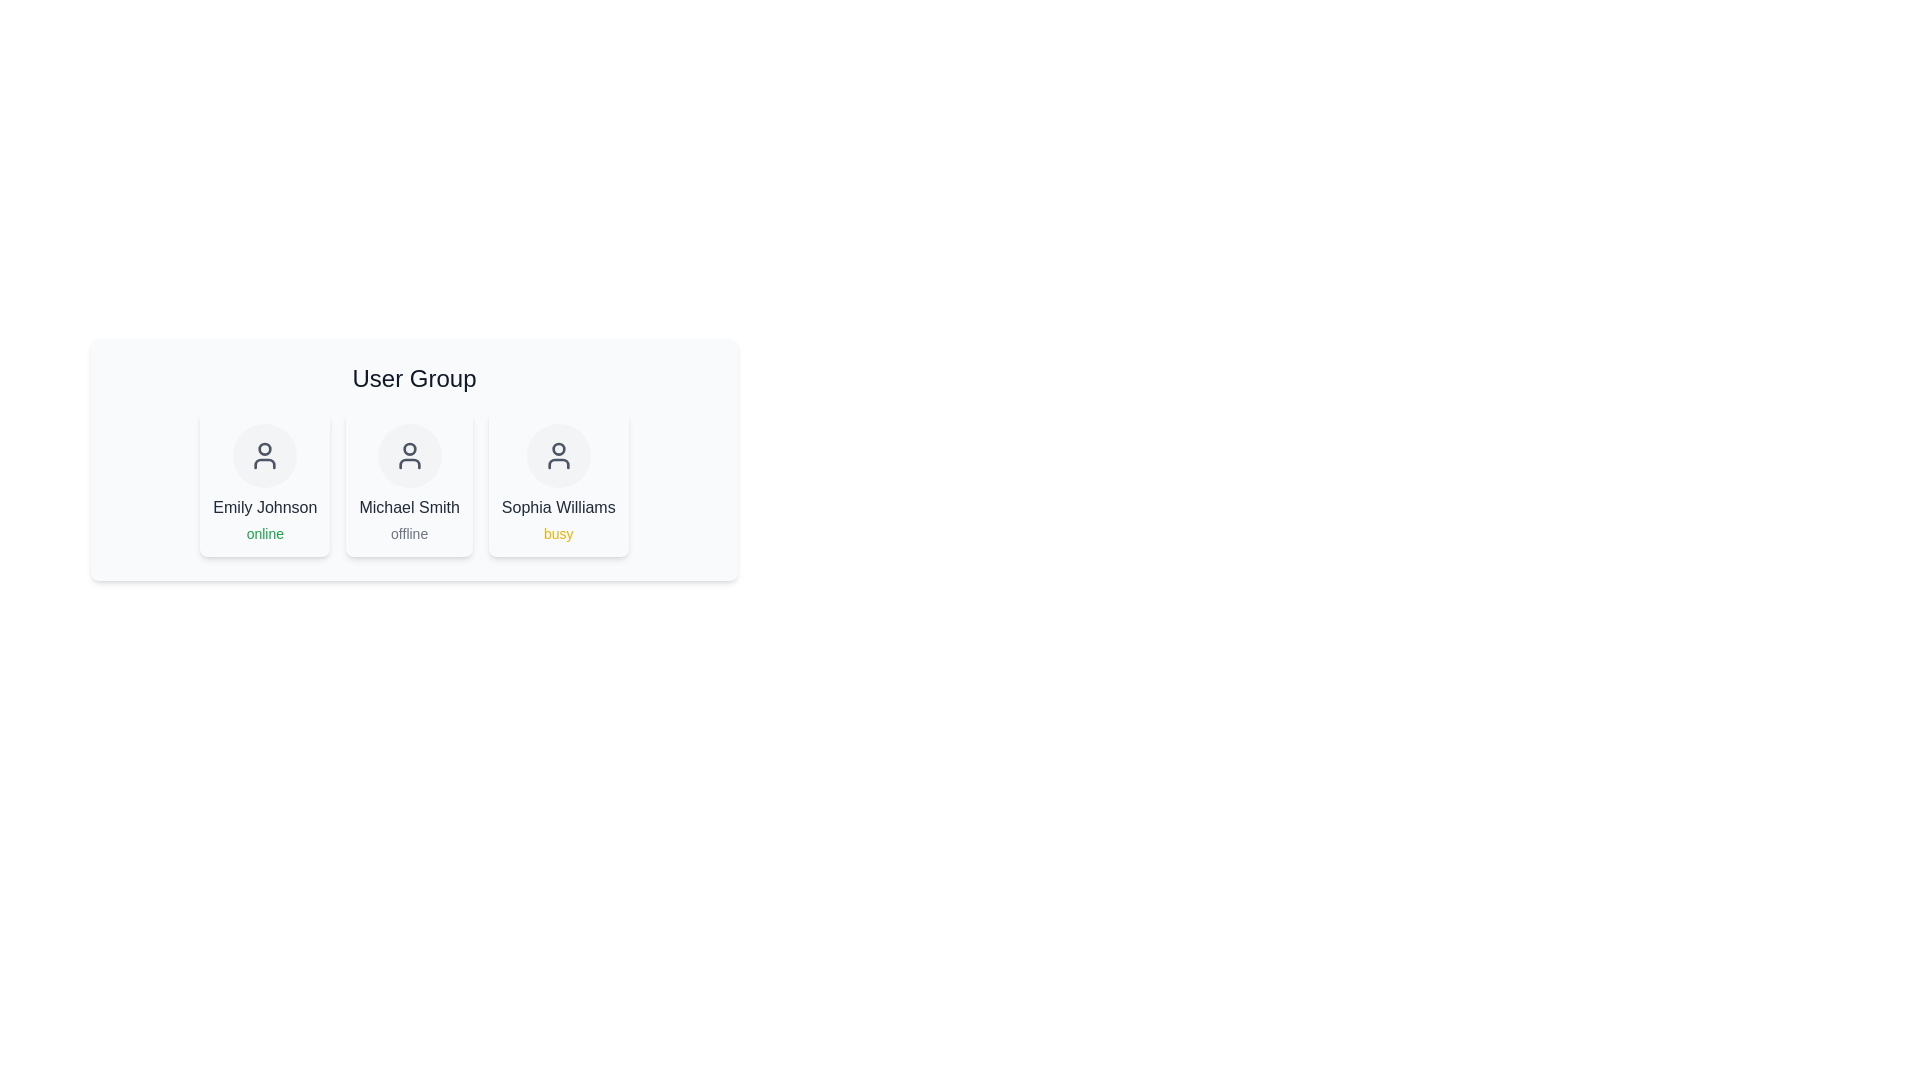  I want to click on the user icon representing 'Sophia Williams', which is a minimalistic vector graphic with a circular background and gray stroke, located on the third card in the user cards group, so click(558, 455).